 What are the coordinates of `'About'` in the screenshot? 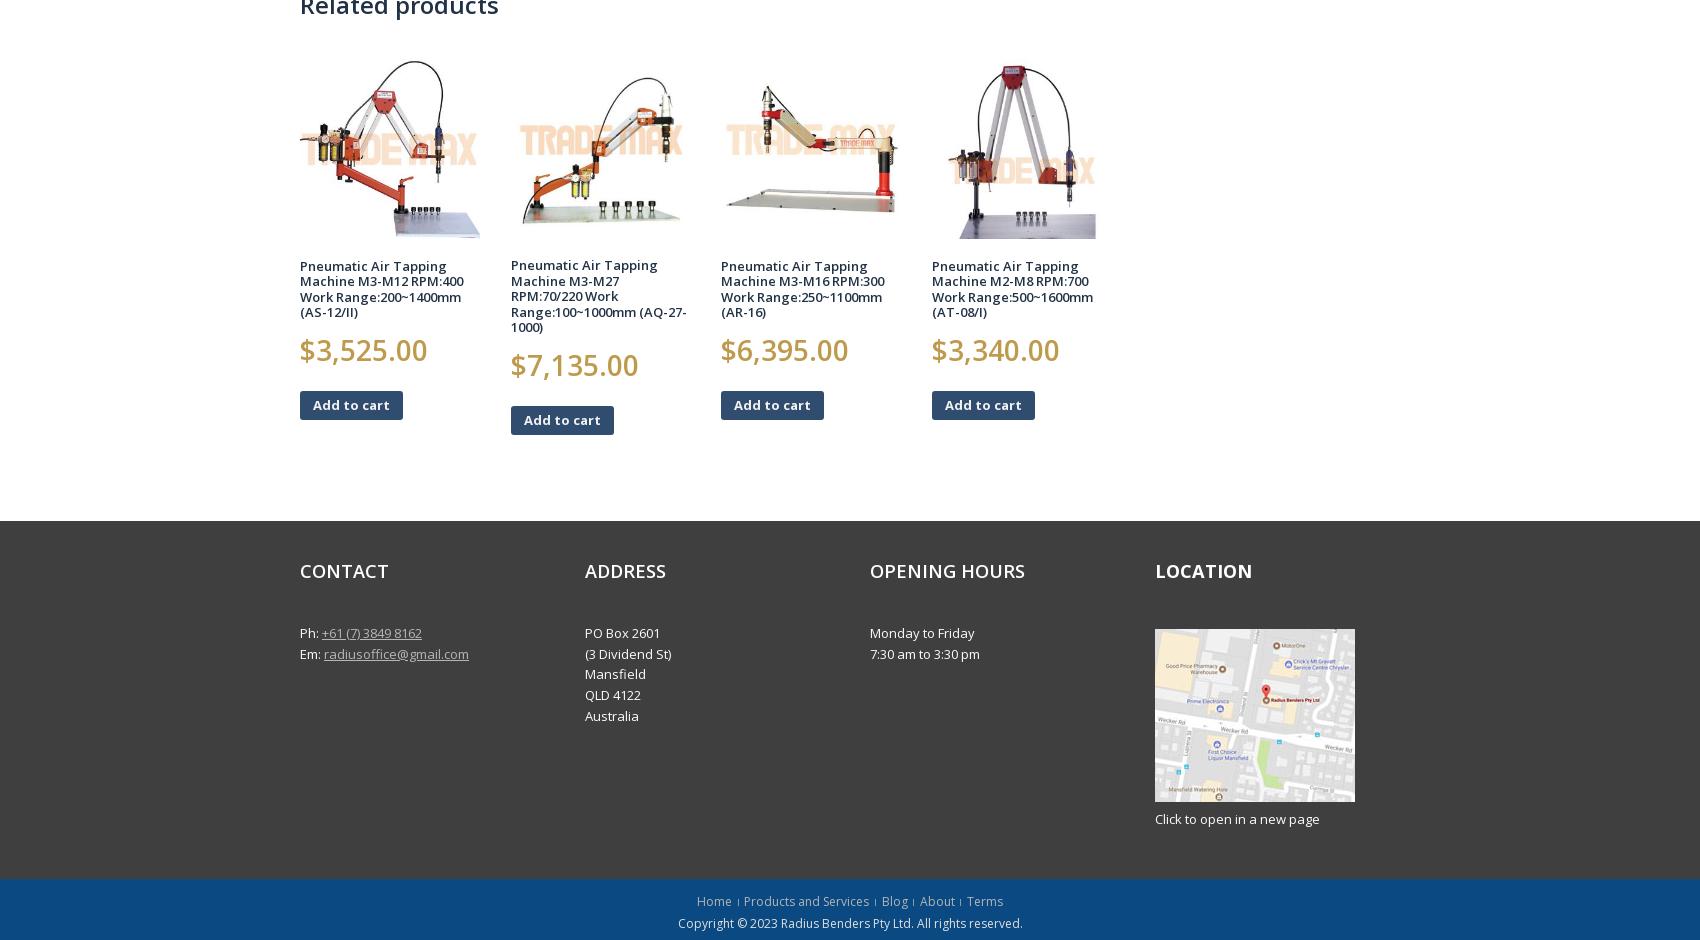 It's located at (936, 901).